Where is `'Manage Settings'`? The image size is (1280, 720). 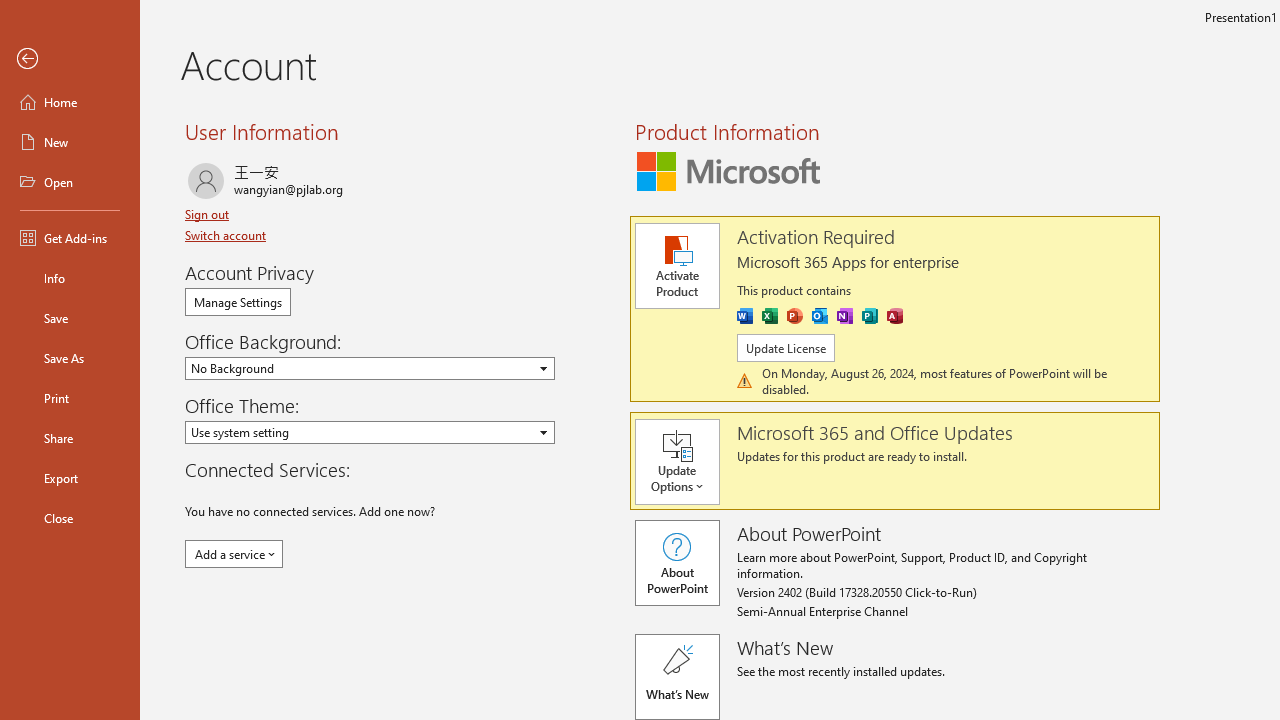 'Manage Settings' is located at coordinates (238, 302).